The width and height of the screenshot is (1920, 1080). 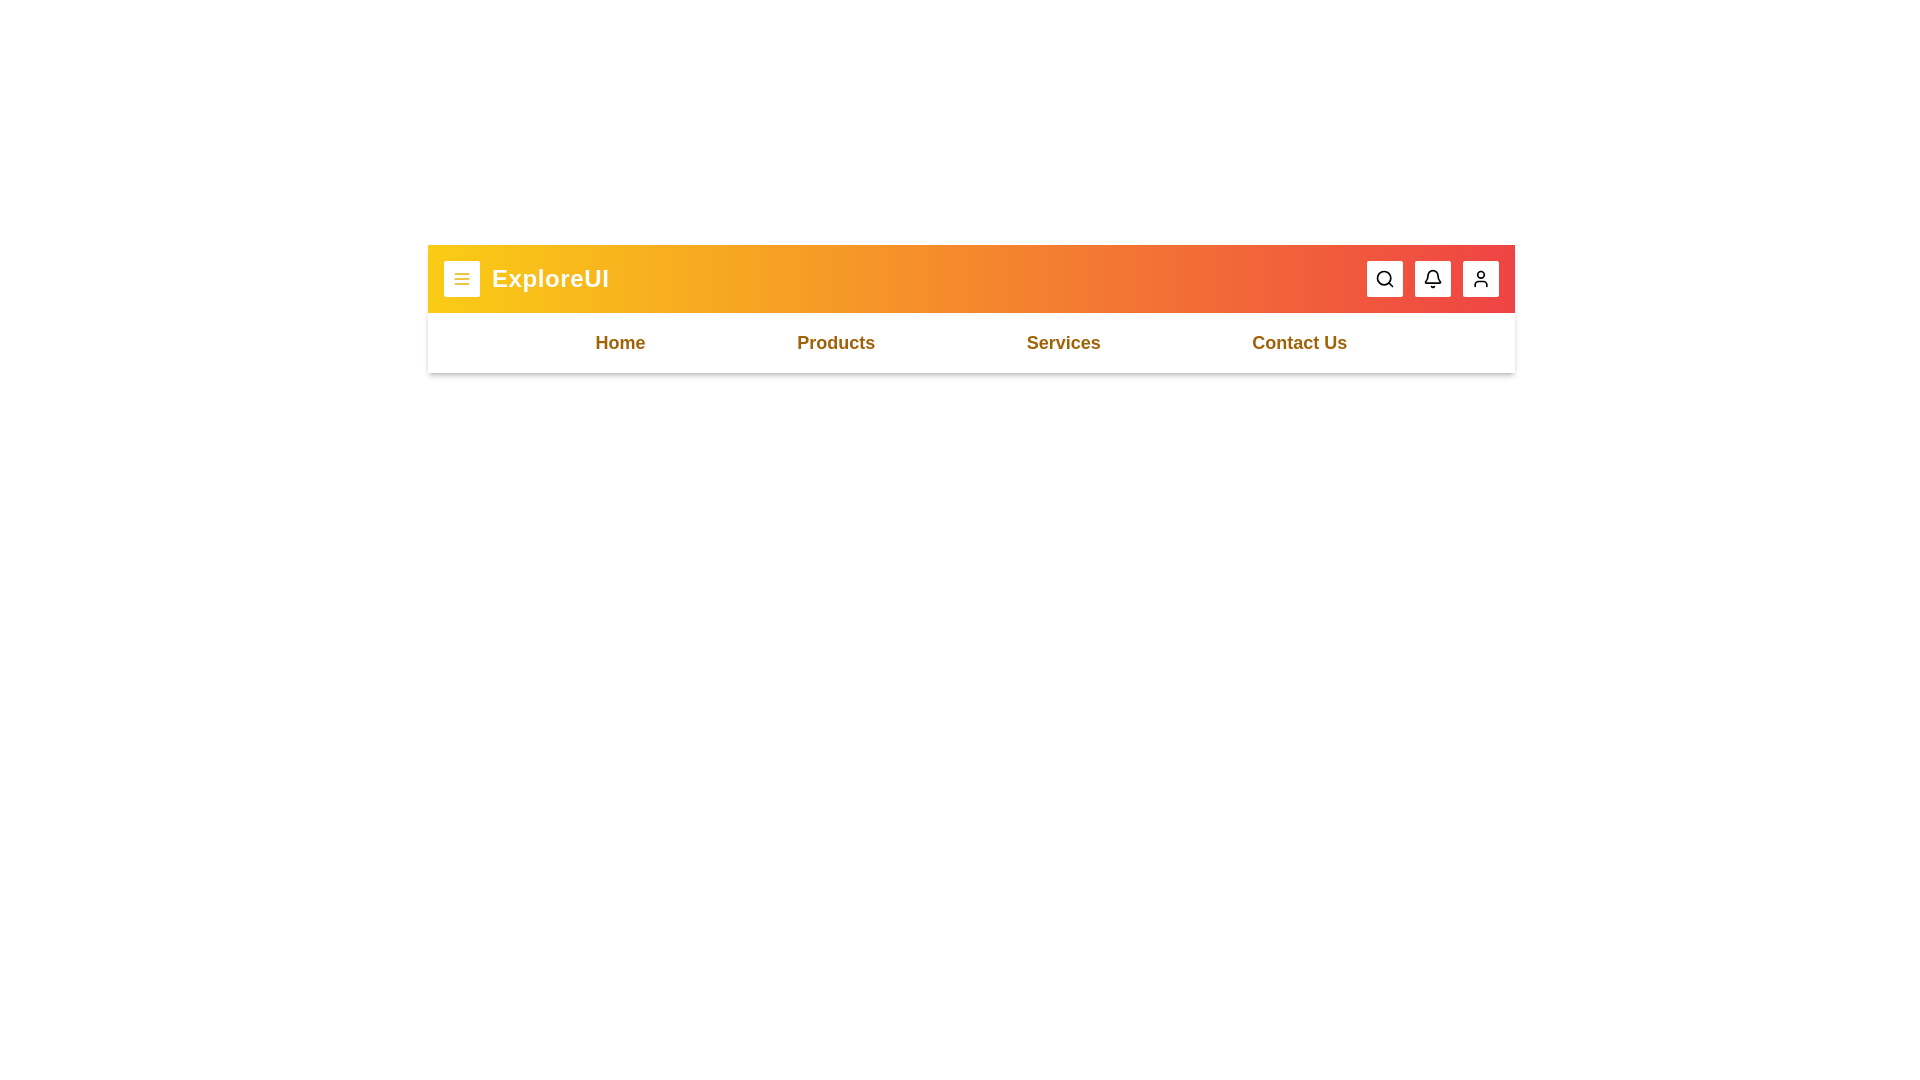 What do you see at coordinates (836, 342) in the screenshot?
I see `the menu item Products by clicking on it` at bounding box center [836, 342].